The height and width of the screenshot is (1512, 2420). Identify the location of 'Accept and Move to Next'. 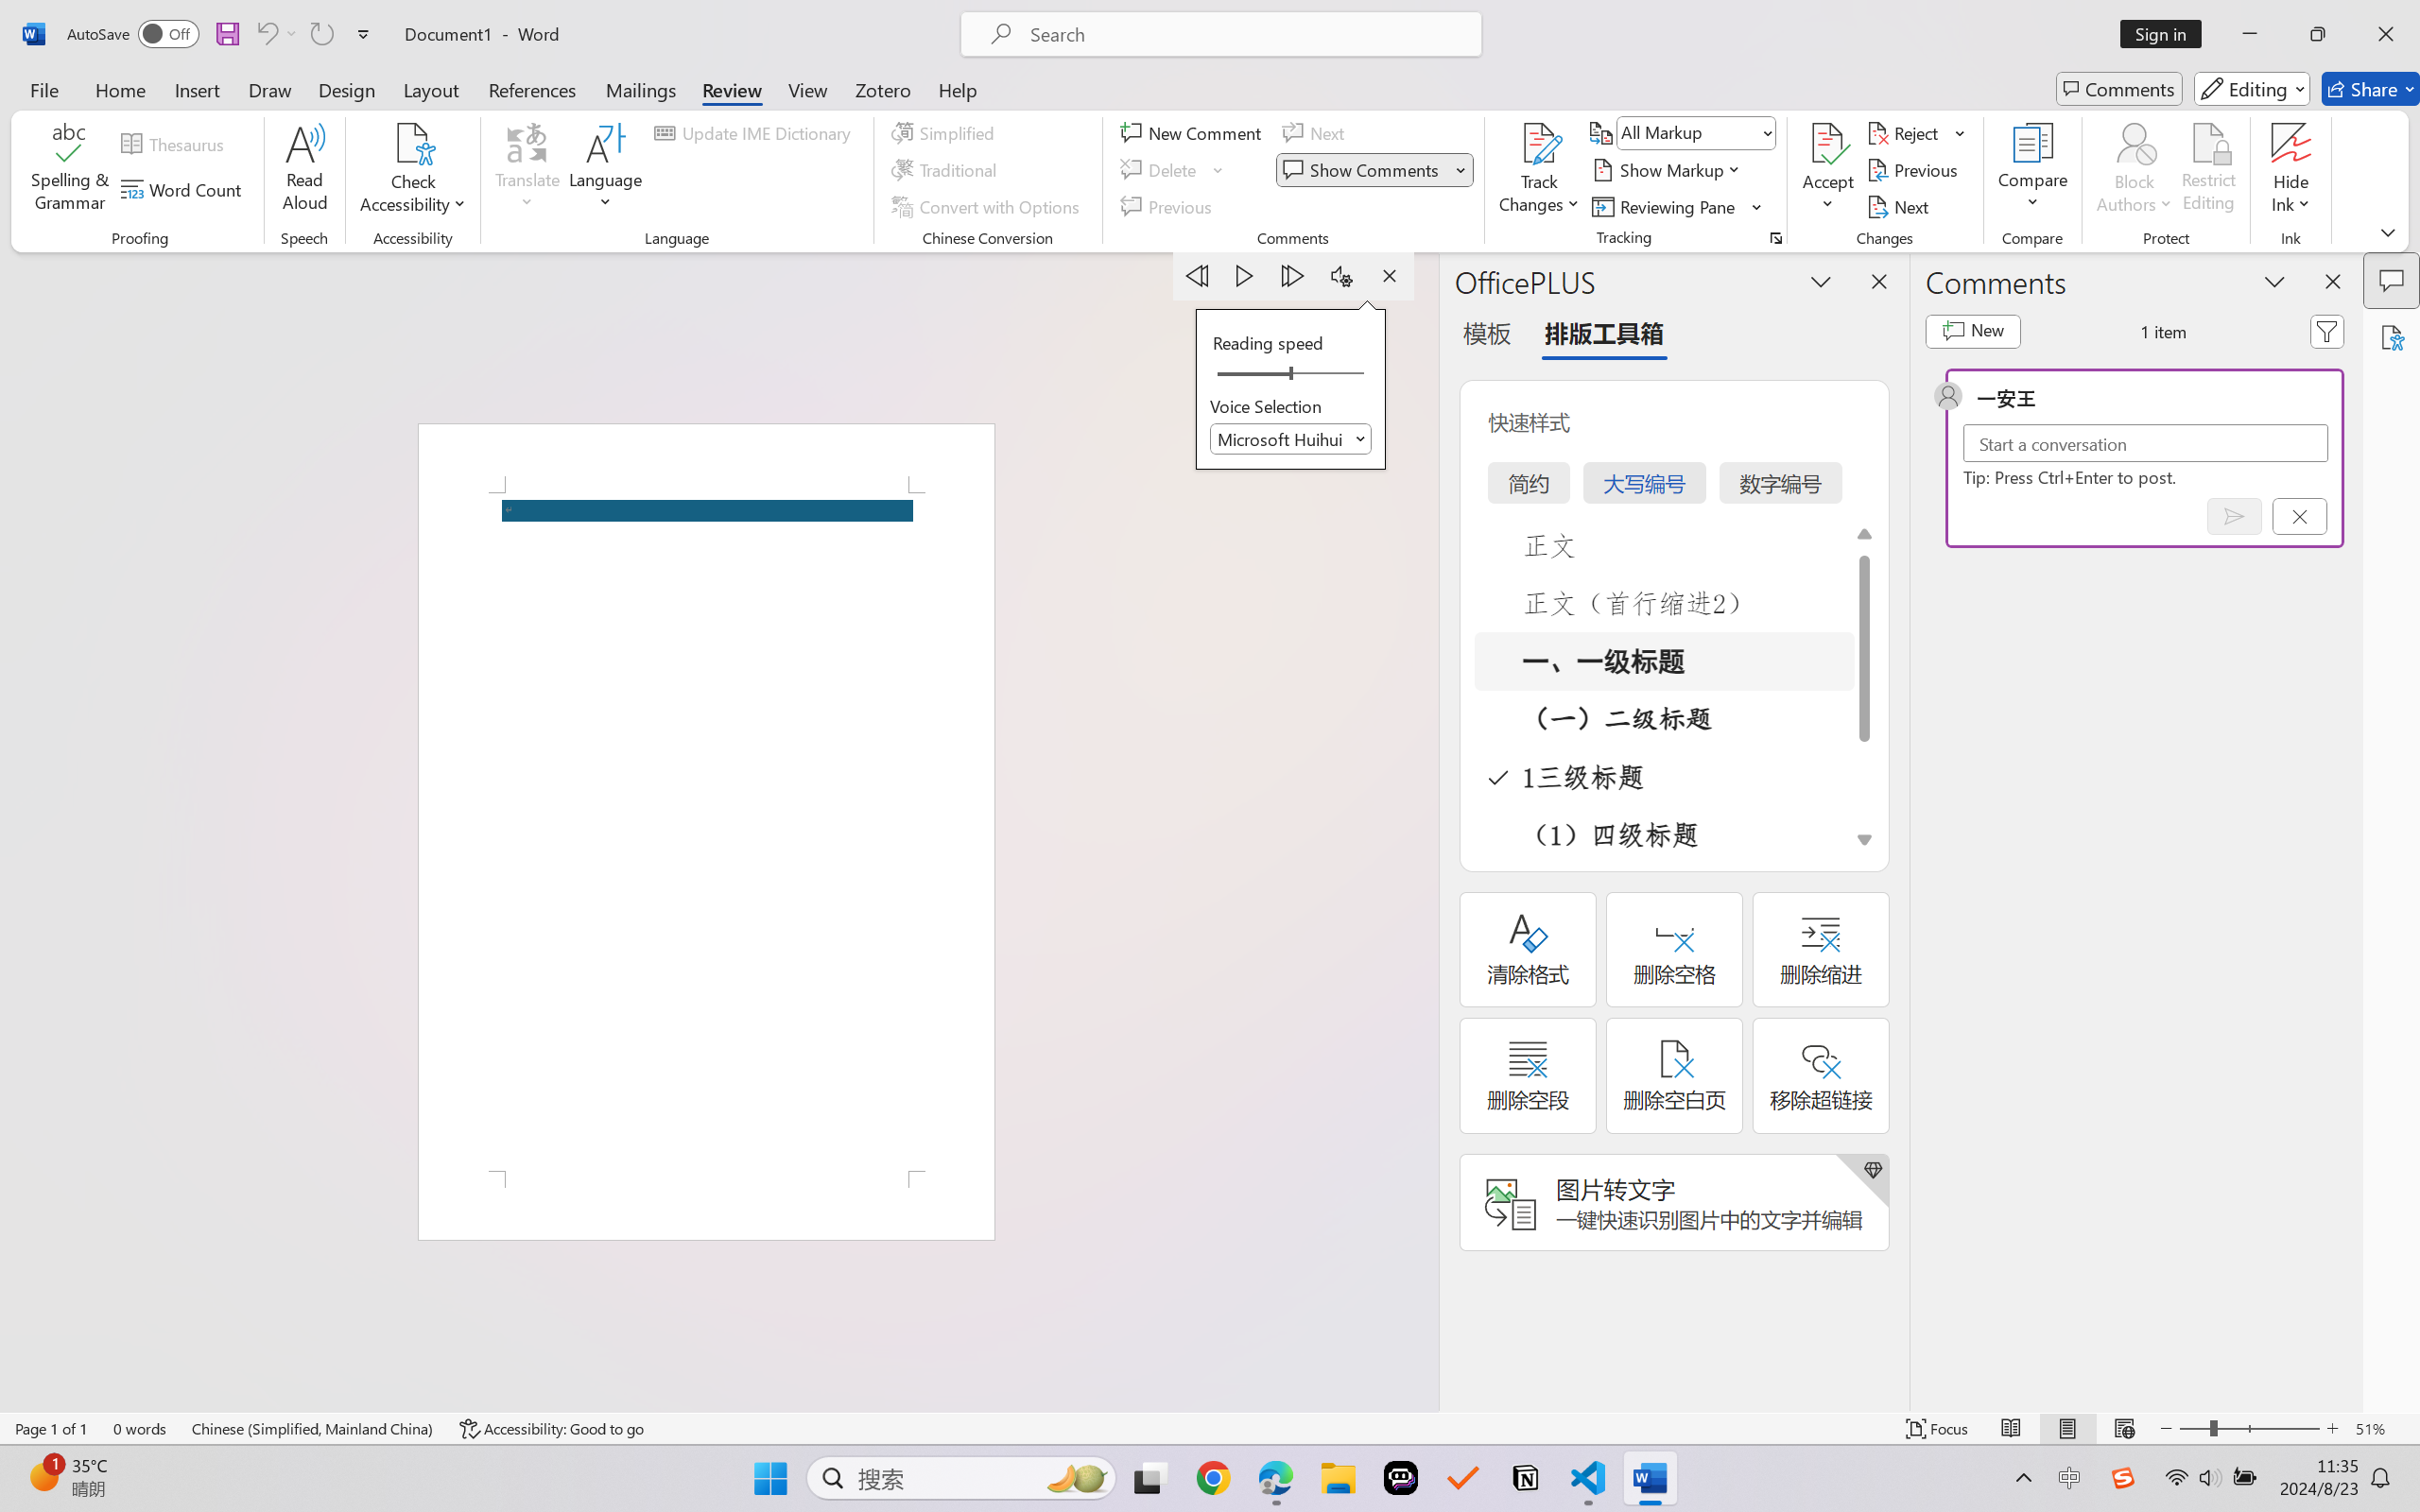
(1827, 143).